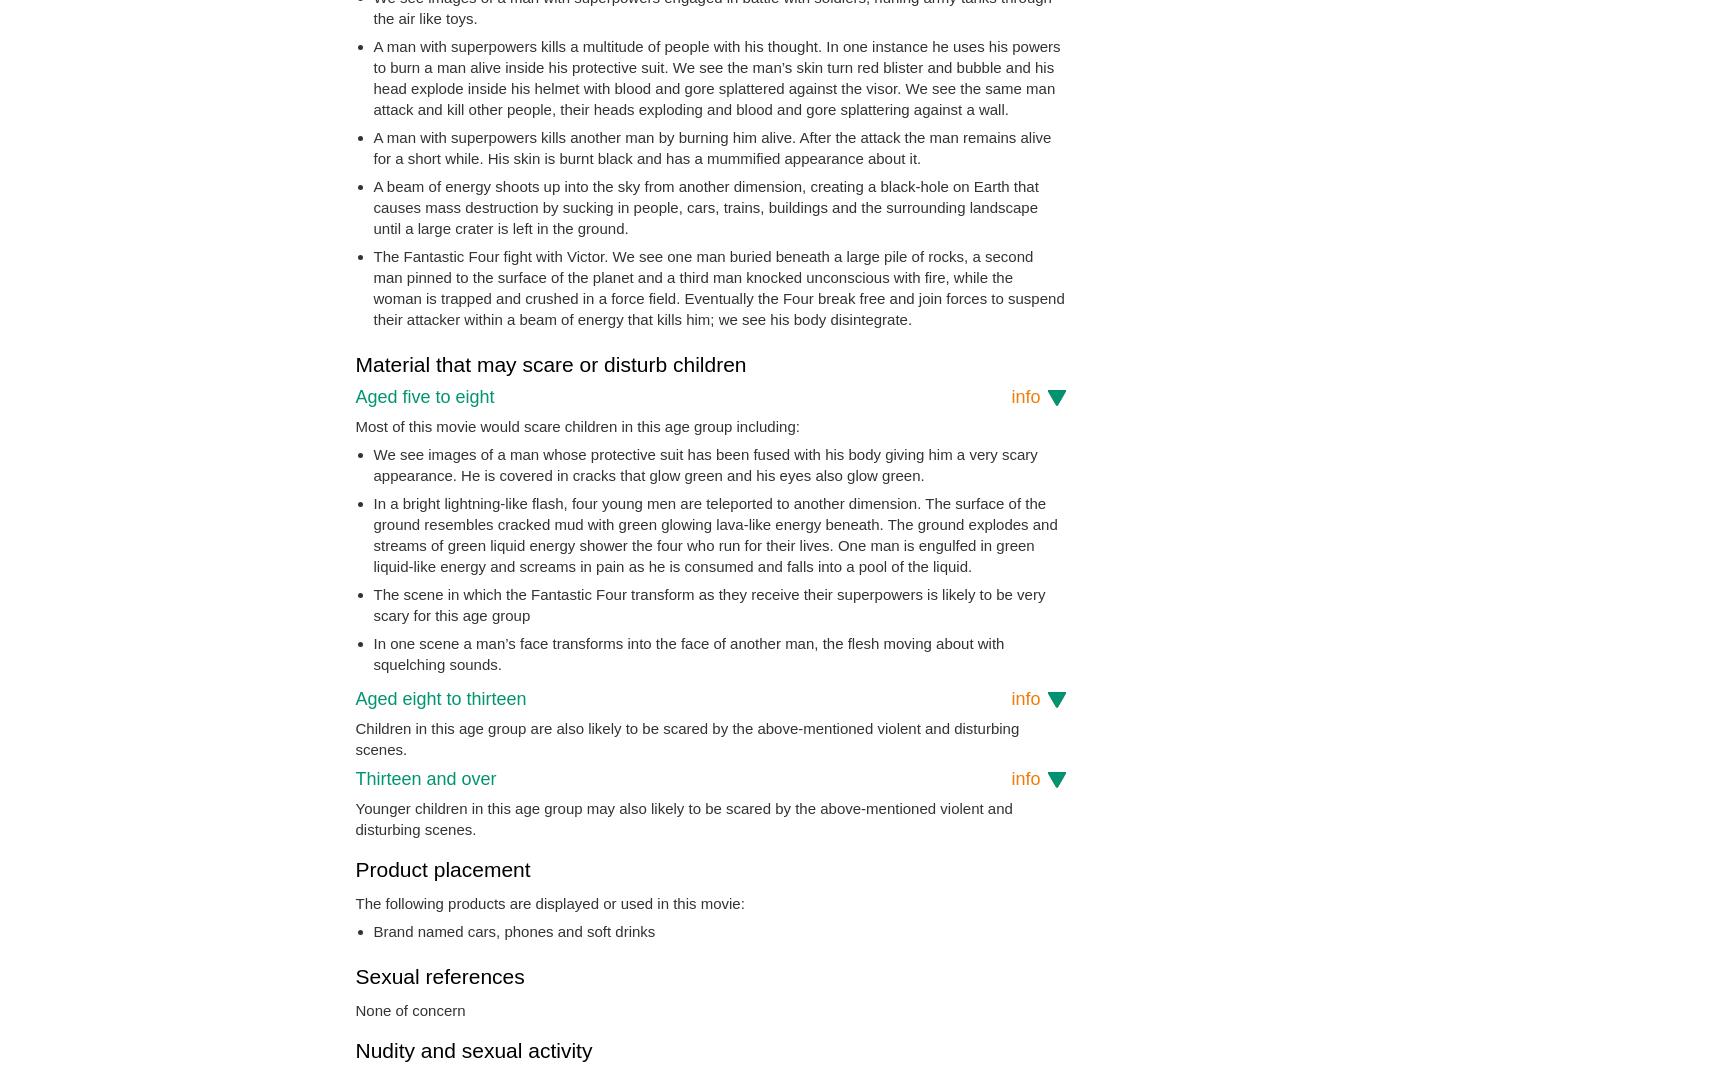  I want to click on 'Most of this movie would scare children in this age group including:', so click(575, 425).